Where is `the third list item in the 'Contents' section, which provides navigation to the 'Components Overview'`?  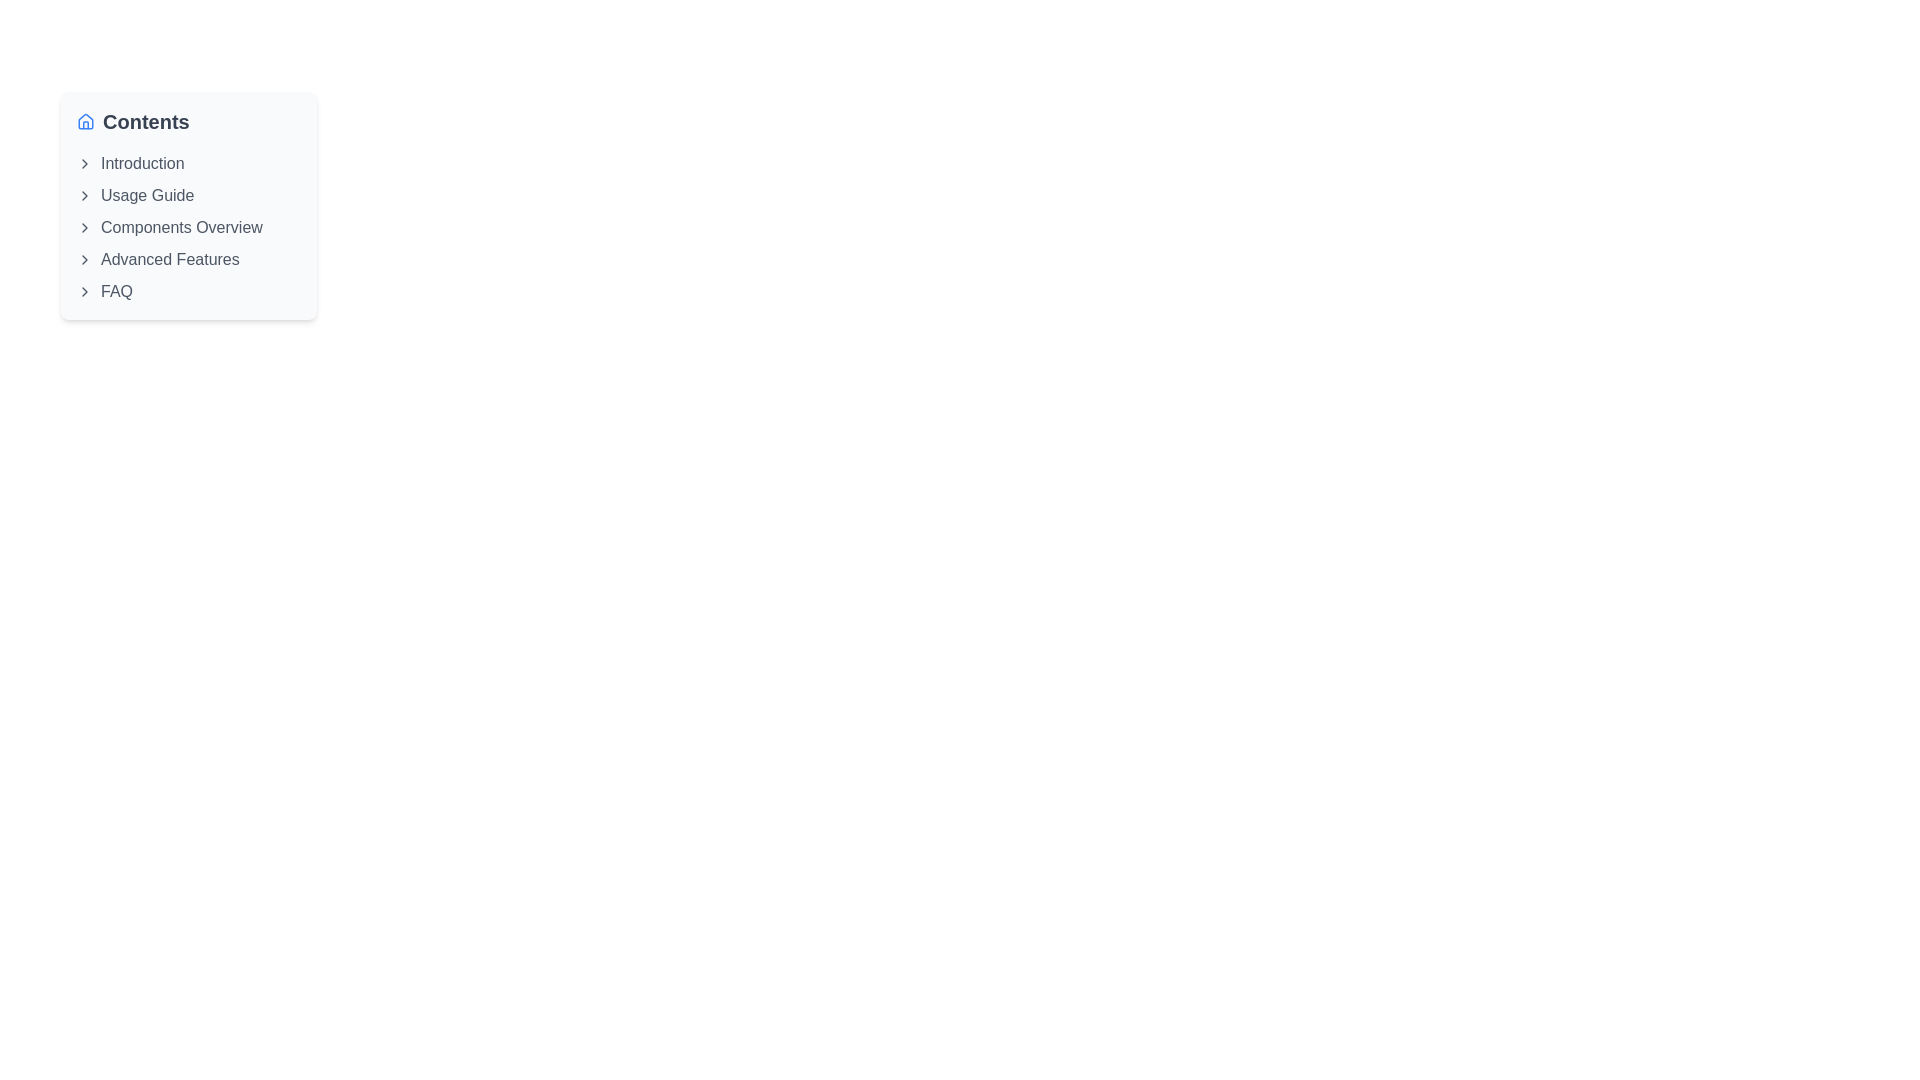
the third list item in the 'Contents' section, which provides navigation to the 'Components Overview' is located at coordinates (188, 226).